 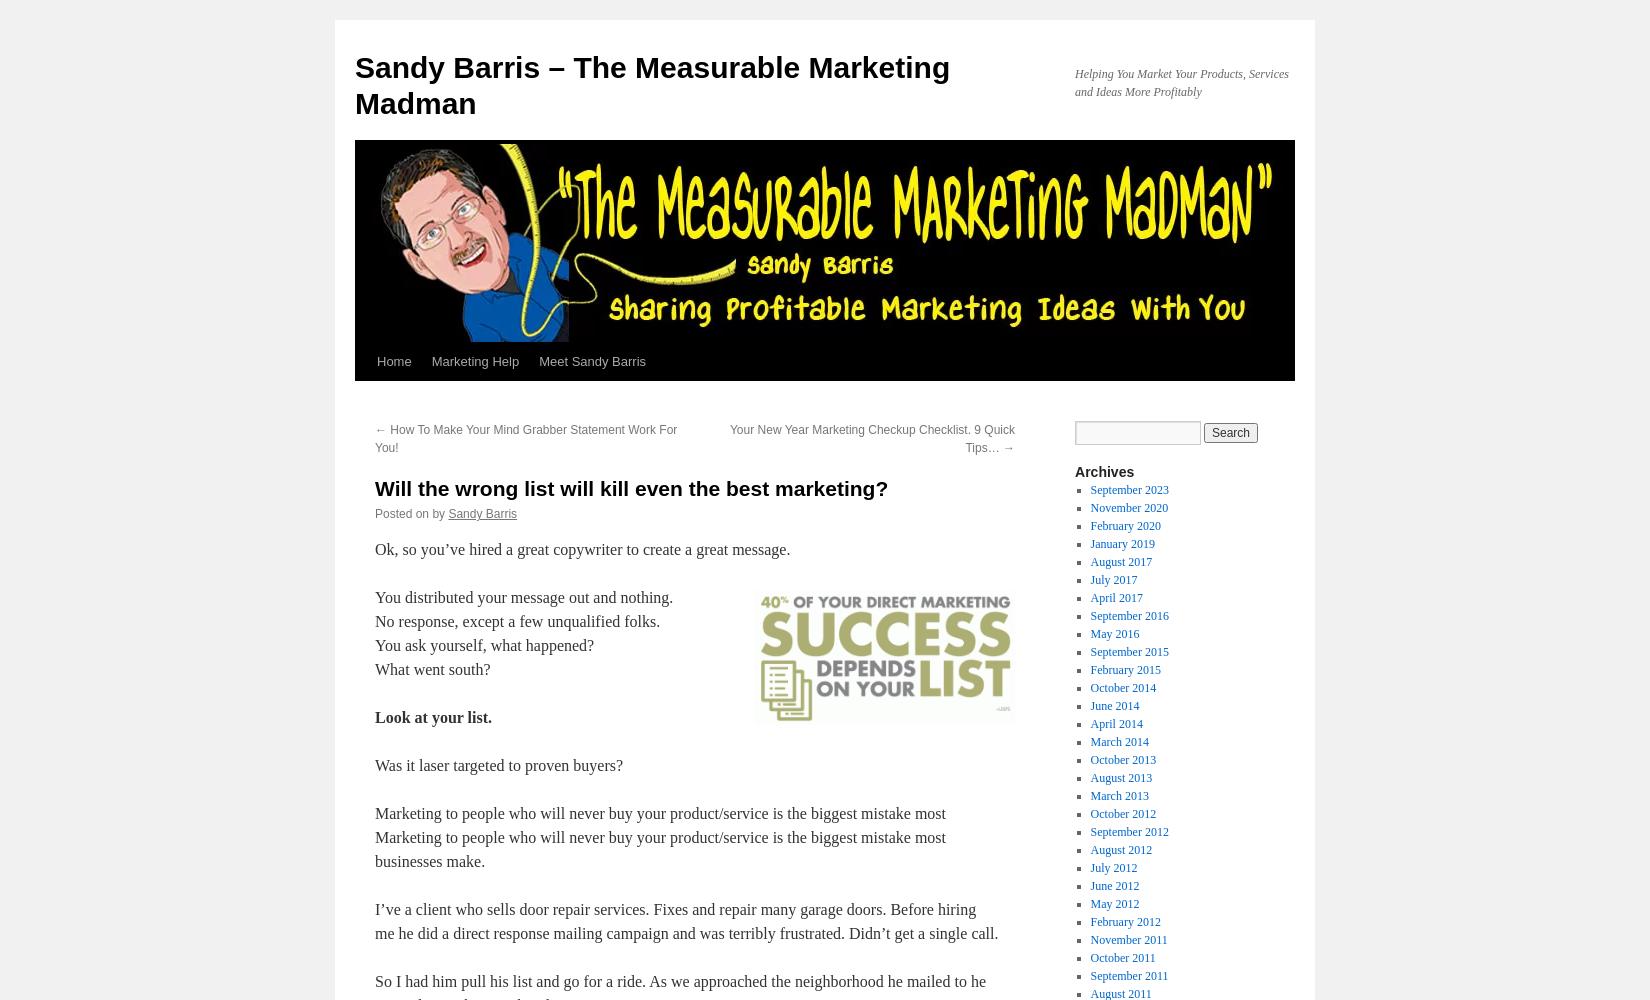 What do you see at coordinates (1114, 904) in the screenshot?
I see `'May 2012'` at bounding box center [1114, 904].